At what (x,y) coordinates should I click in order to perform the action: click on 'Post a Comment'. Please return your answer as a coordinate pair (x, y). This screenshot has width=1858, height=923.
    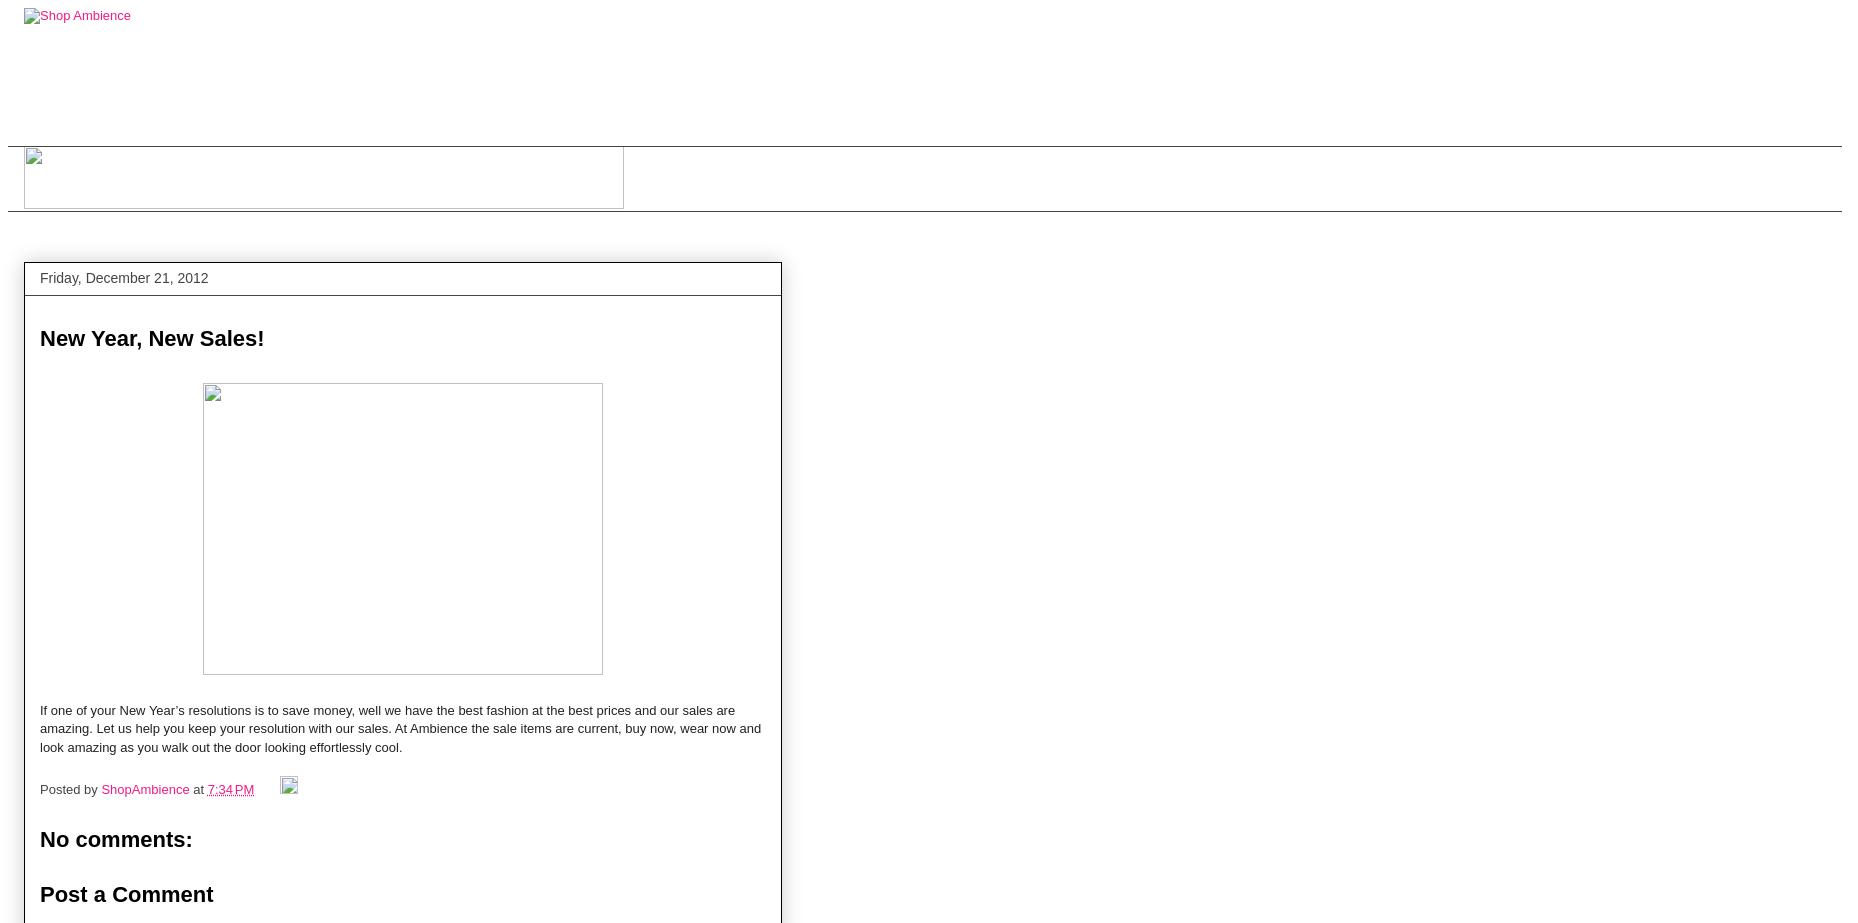
    Looking at the image, I should click on (126, 892).